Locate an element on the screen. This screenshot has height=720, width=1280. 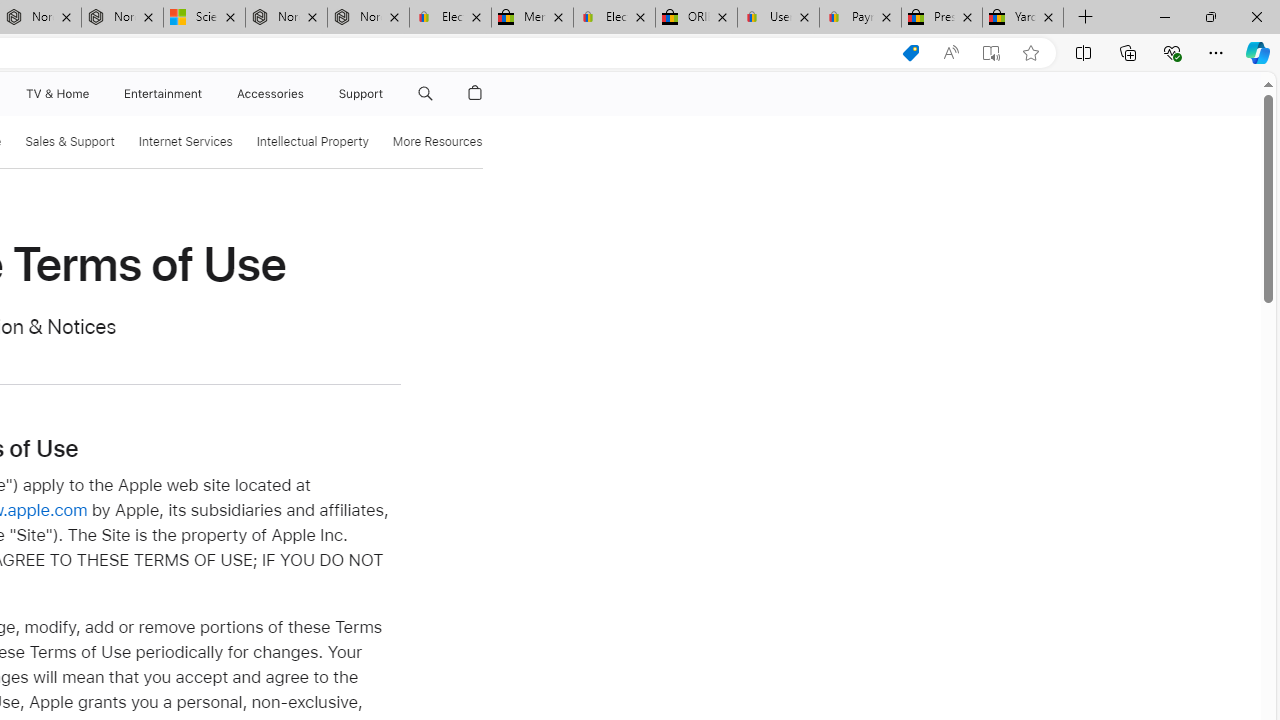
'More Resources' is located at coordinates (436, 140).